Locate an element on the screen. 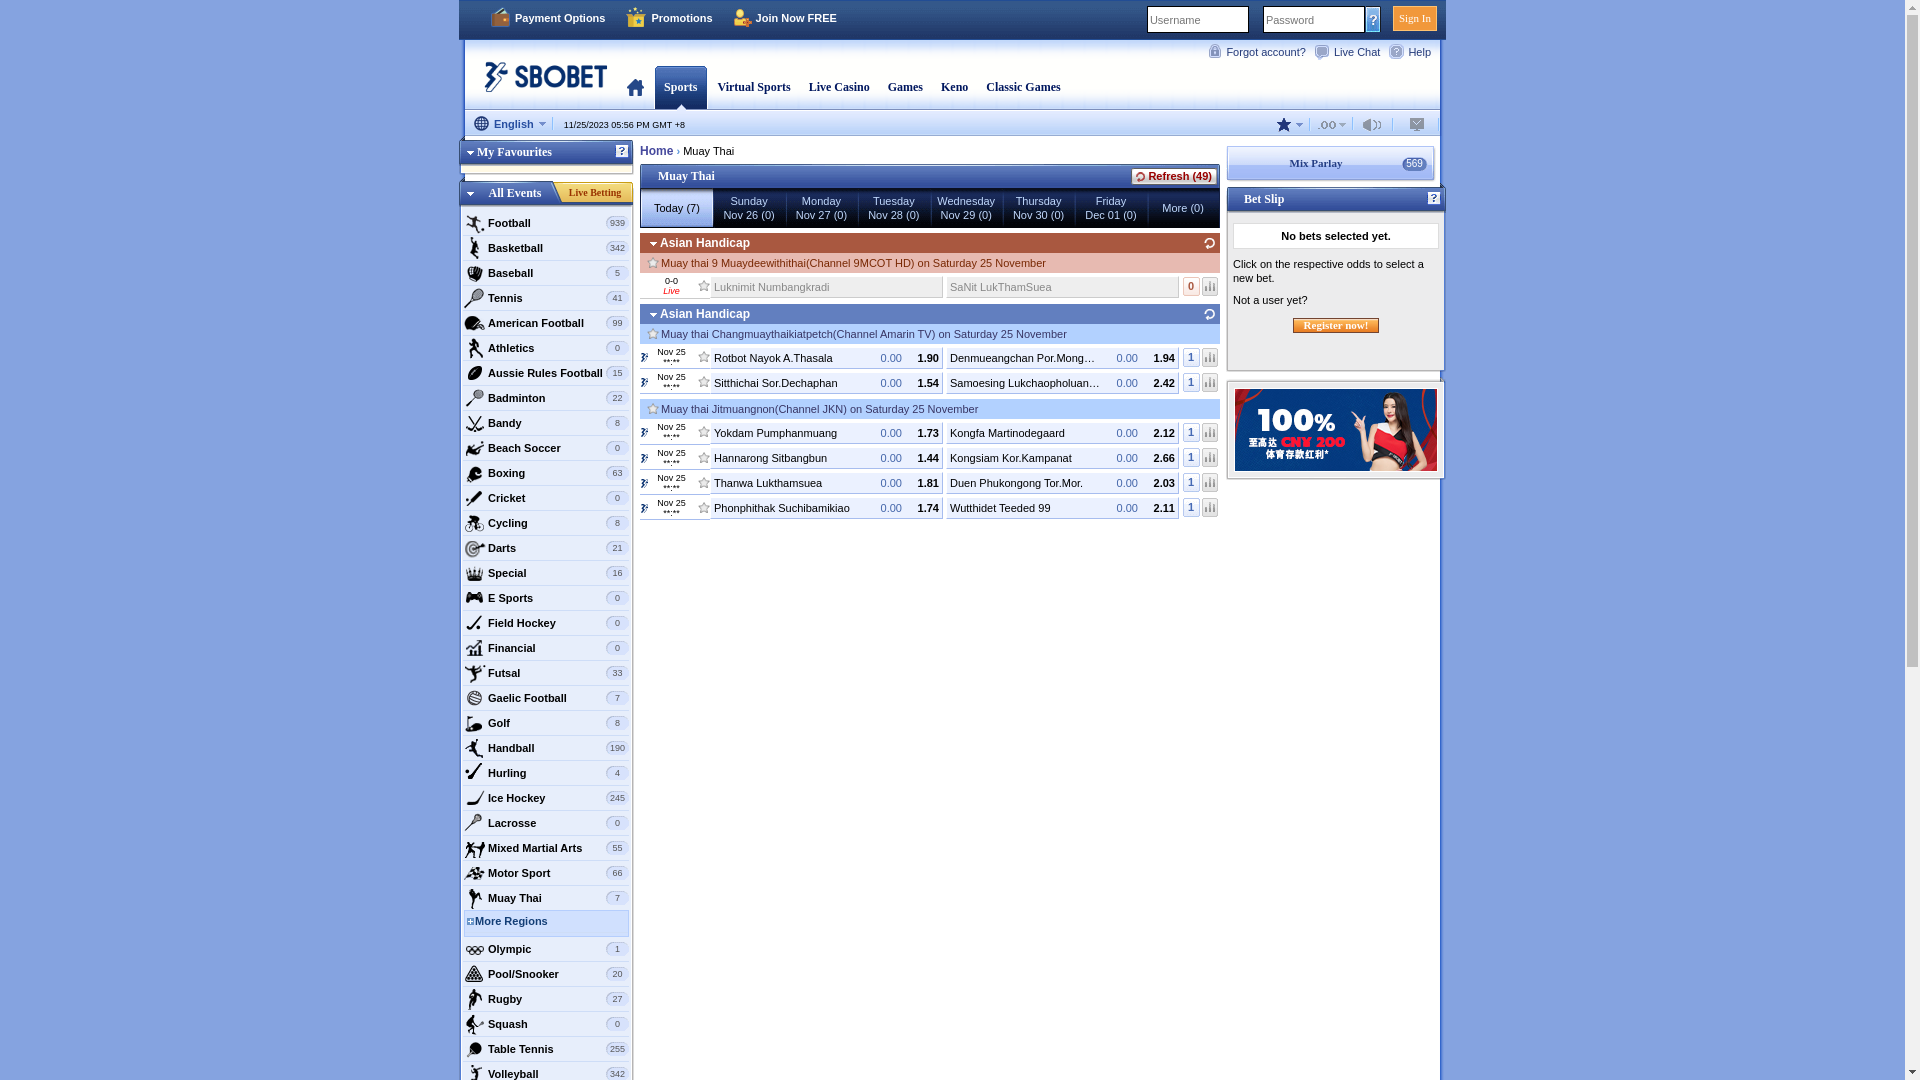 This screenshot has width=1920, height=1080. 'Live Betting' is located at coordinates (560, 192).